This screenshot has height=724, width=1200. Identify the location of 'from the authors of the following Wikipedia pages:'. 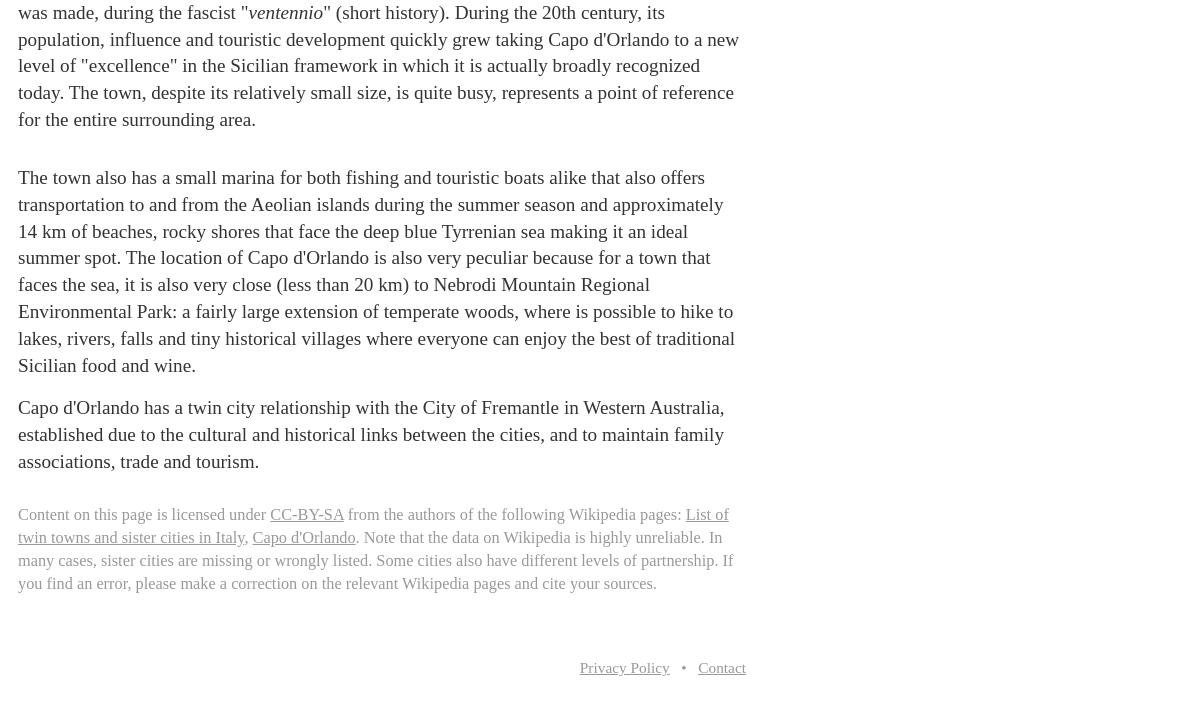
(512, 513).